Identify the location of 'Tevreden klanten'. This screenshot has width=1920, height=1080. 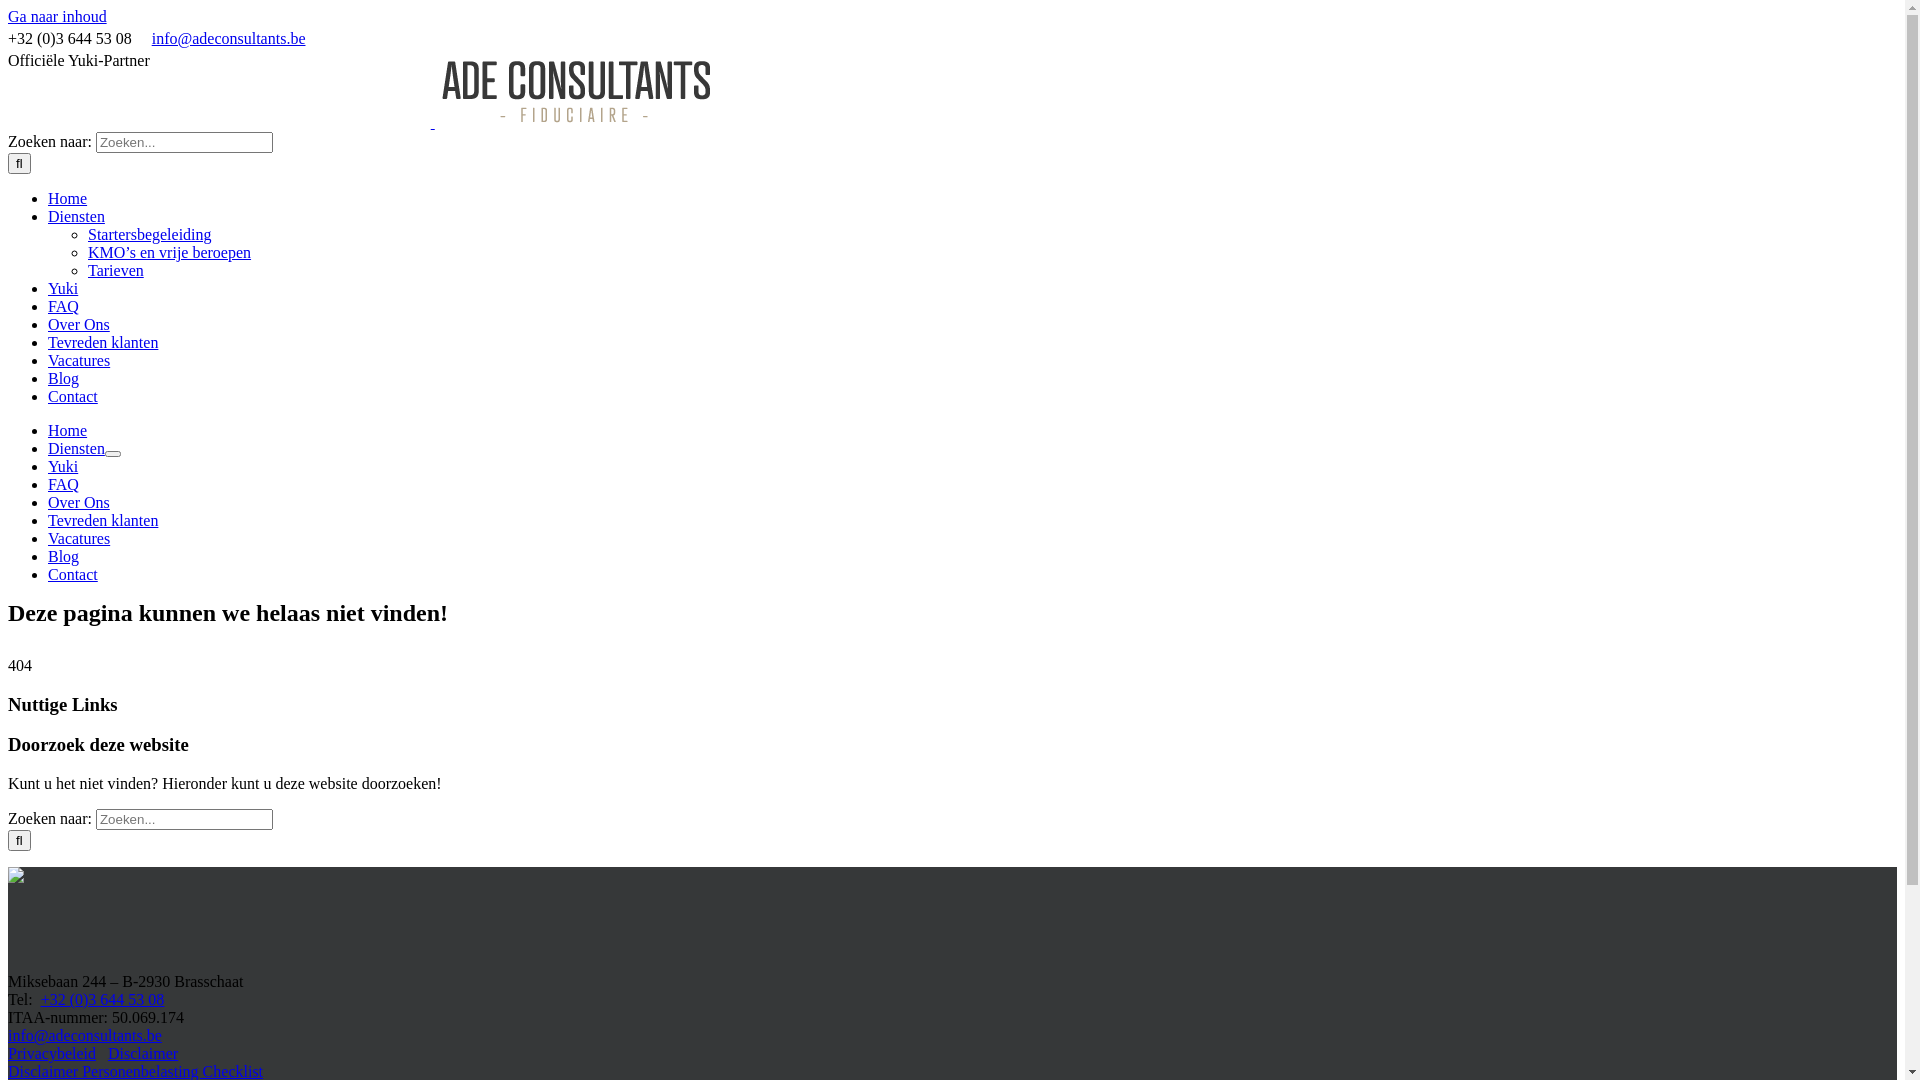
(101, 341).